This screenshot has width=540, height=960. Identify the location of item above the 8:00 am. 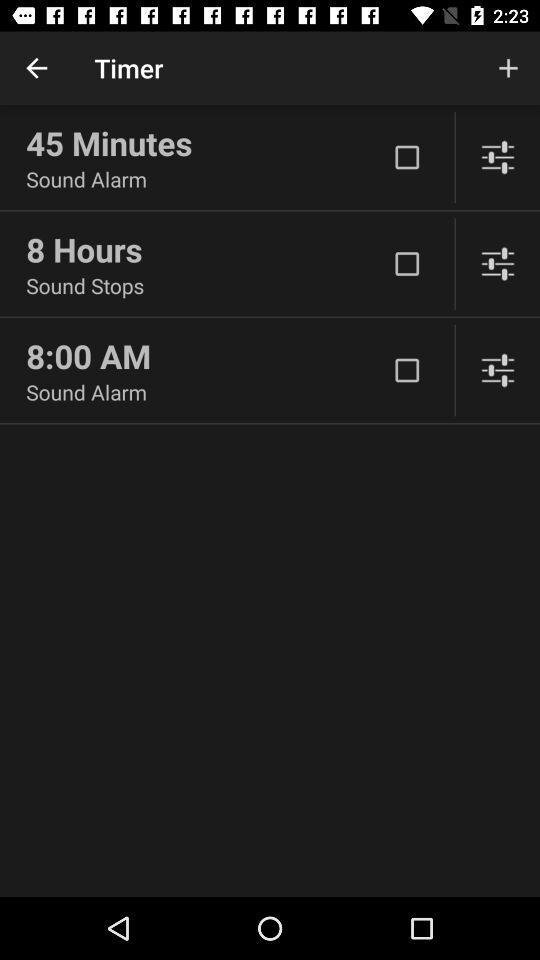
(205, 284).